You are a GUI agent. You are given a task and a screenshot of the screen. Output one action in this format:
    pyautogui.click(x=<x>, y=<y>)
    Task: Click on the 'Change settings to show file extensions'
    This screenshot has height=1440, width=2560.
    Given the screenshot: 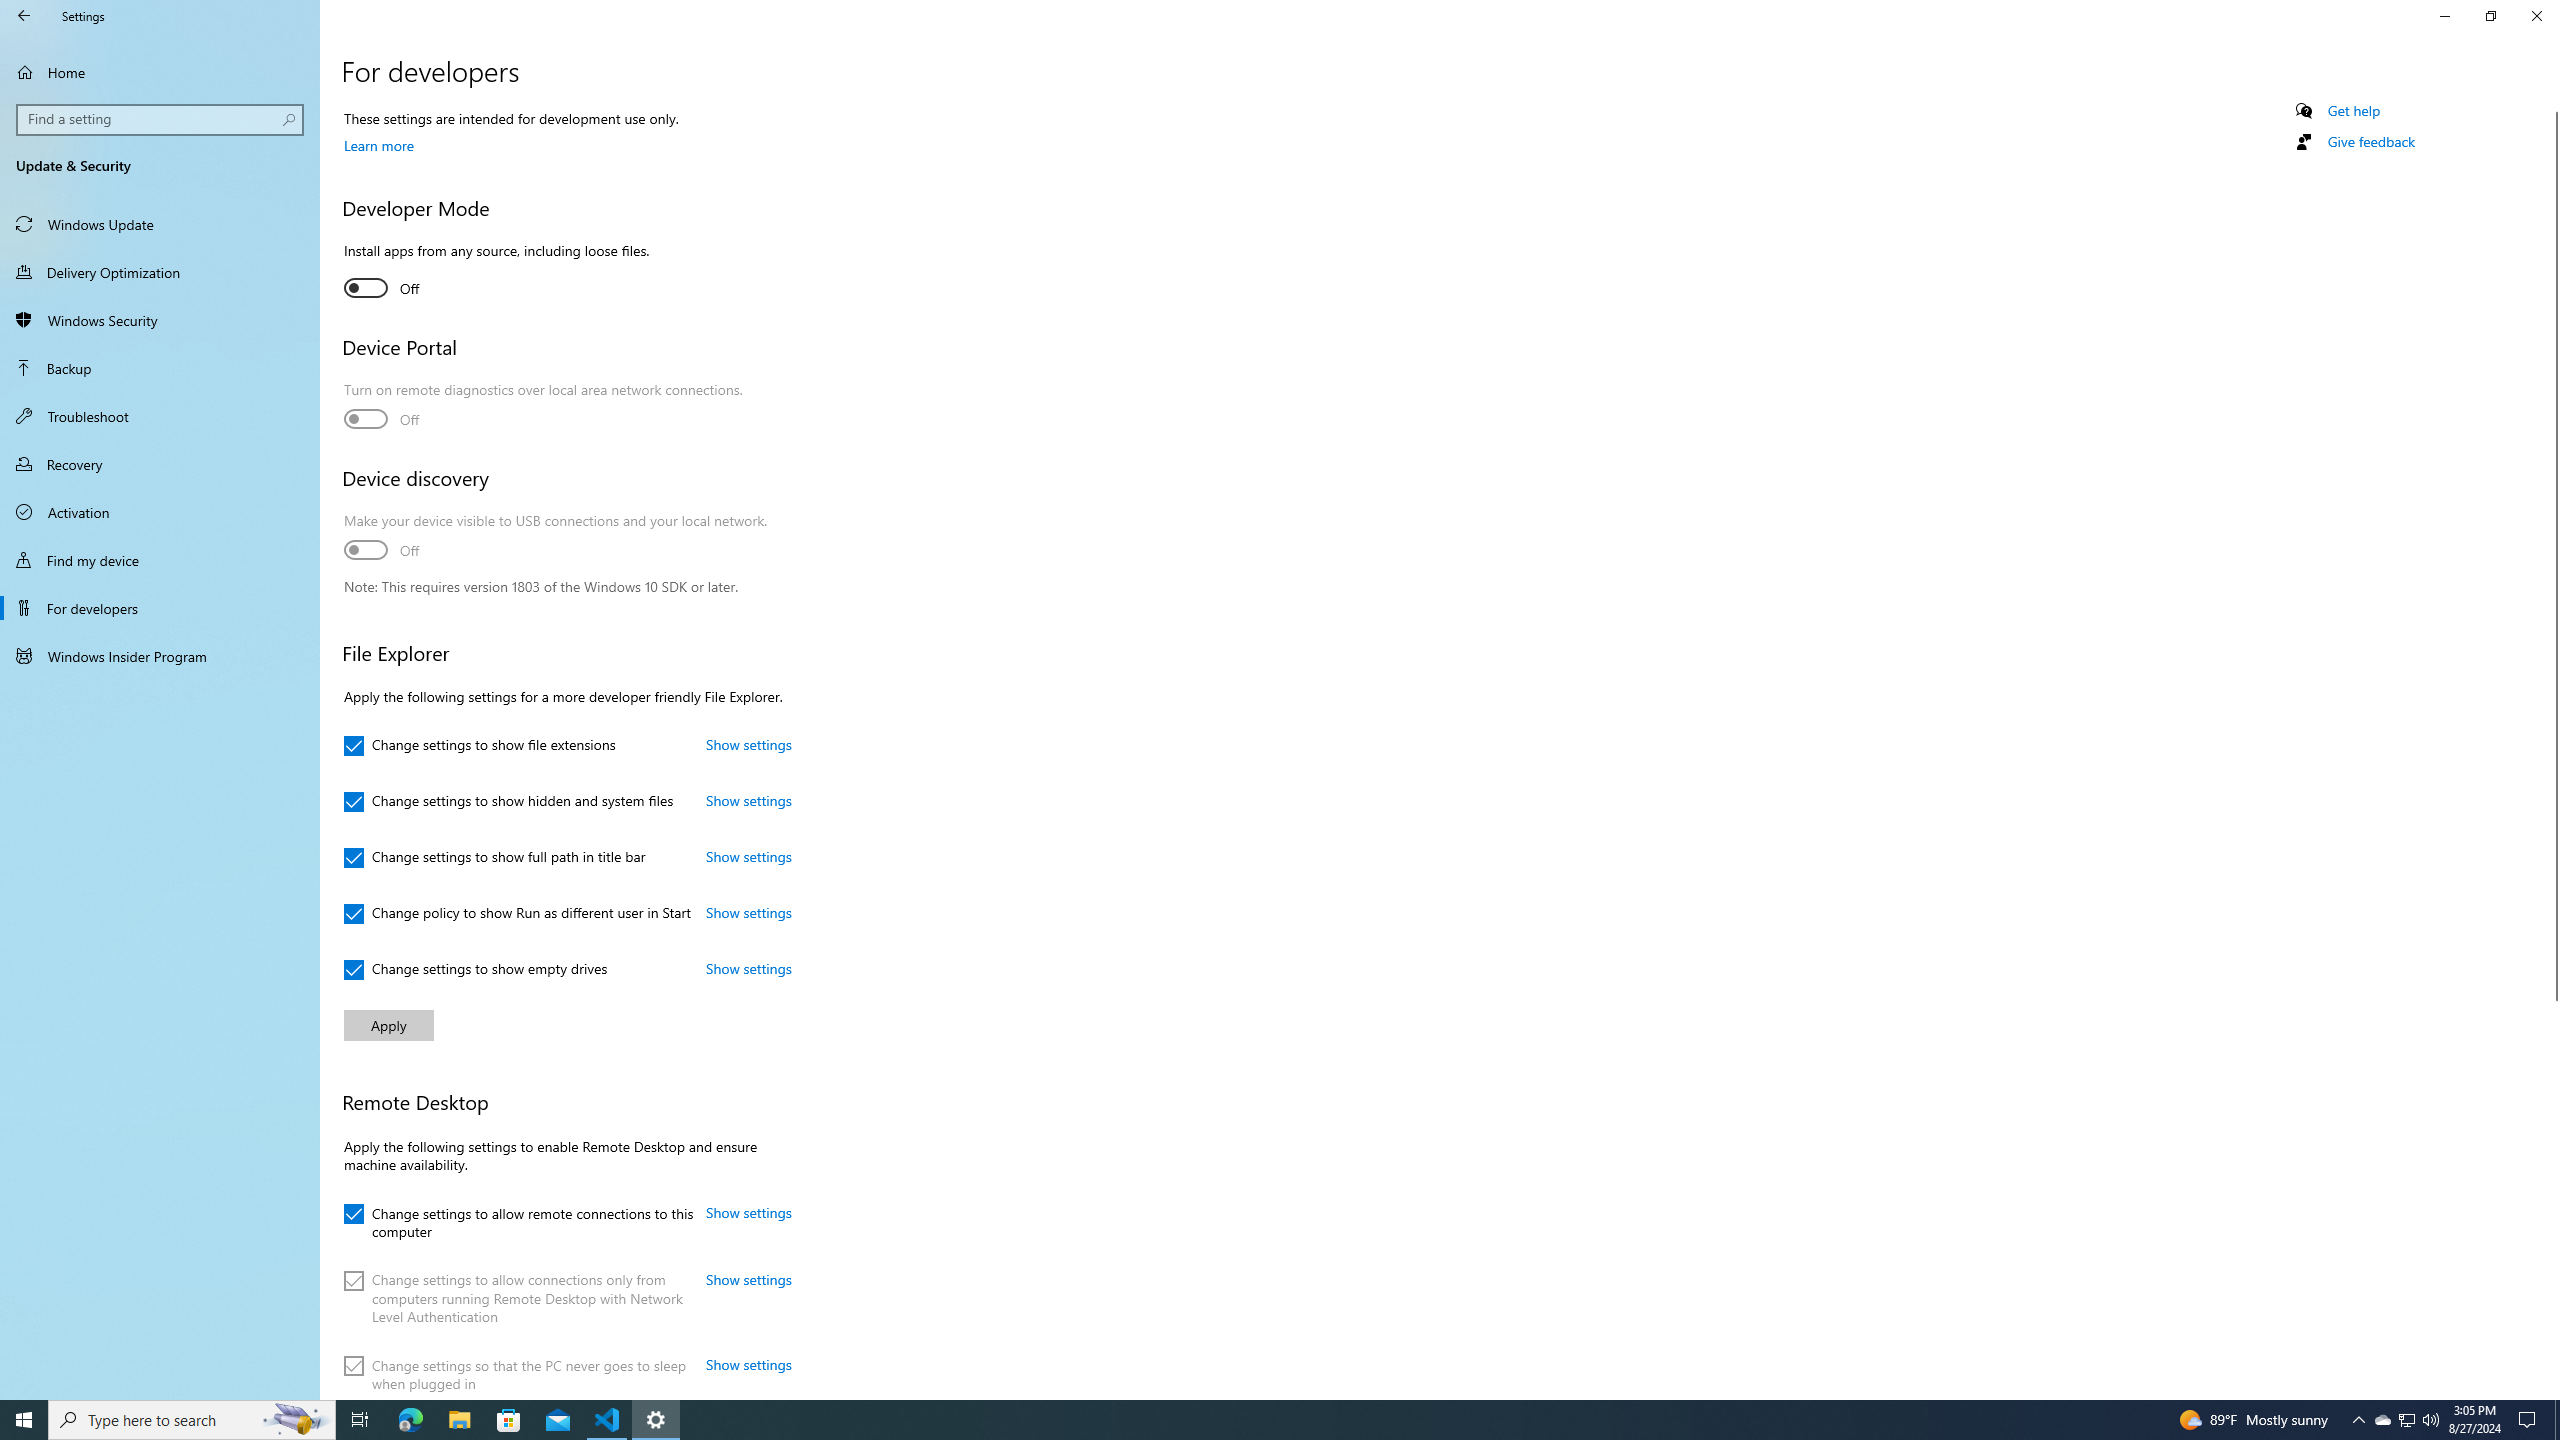 What is the action you would take?
    pyautogui.click(x=480, y=744)
    